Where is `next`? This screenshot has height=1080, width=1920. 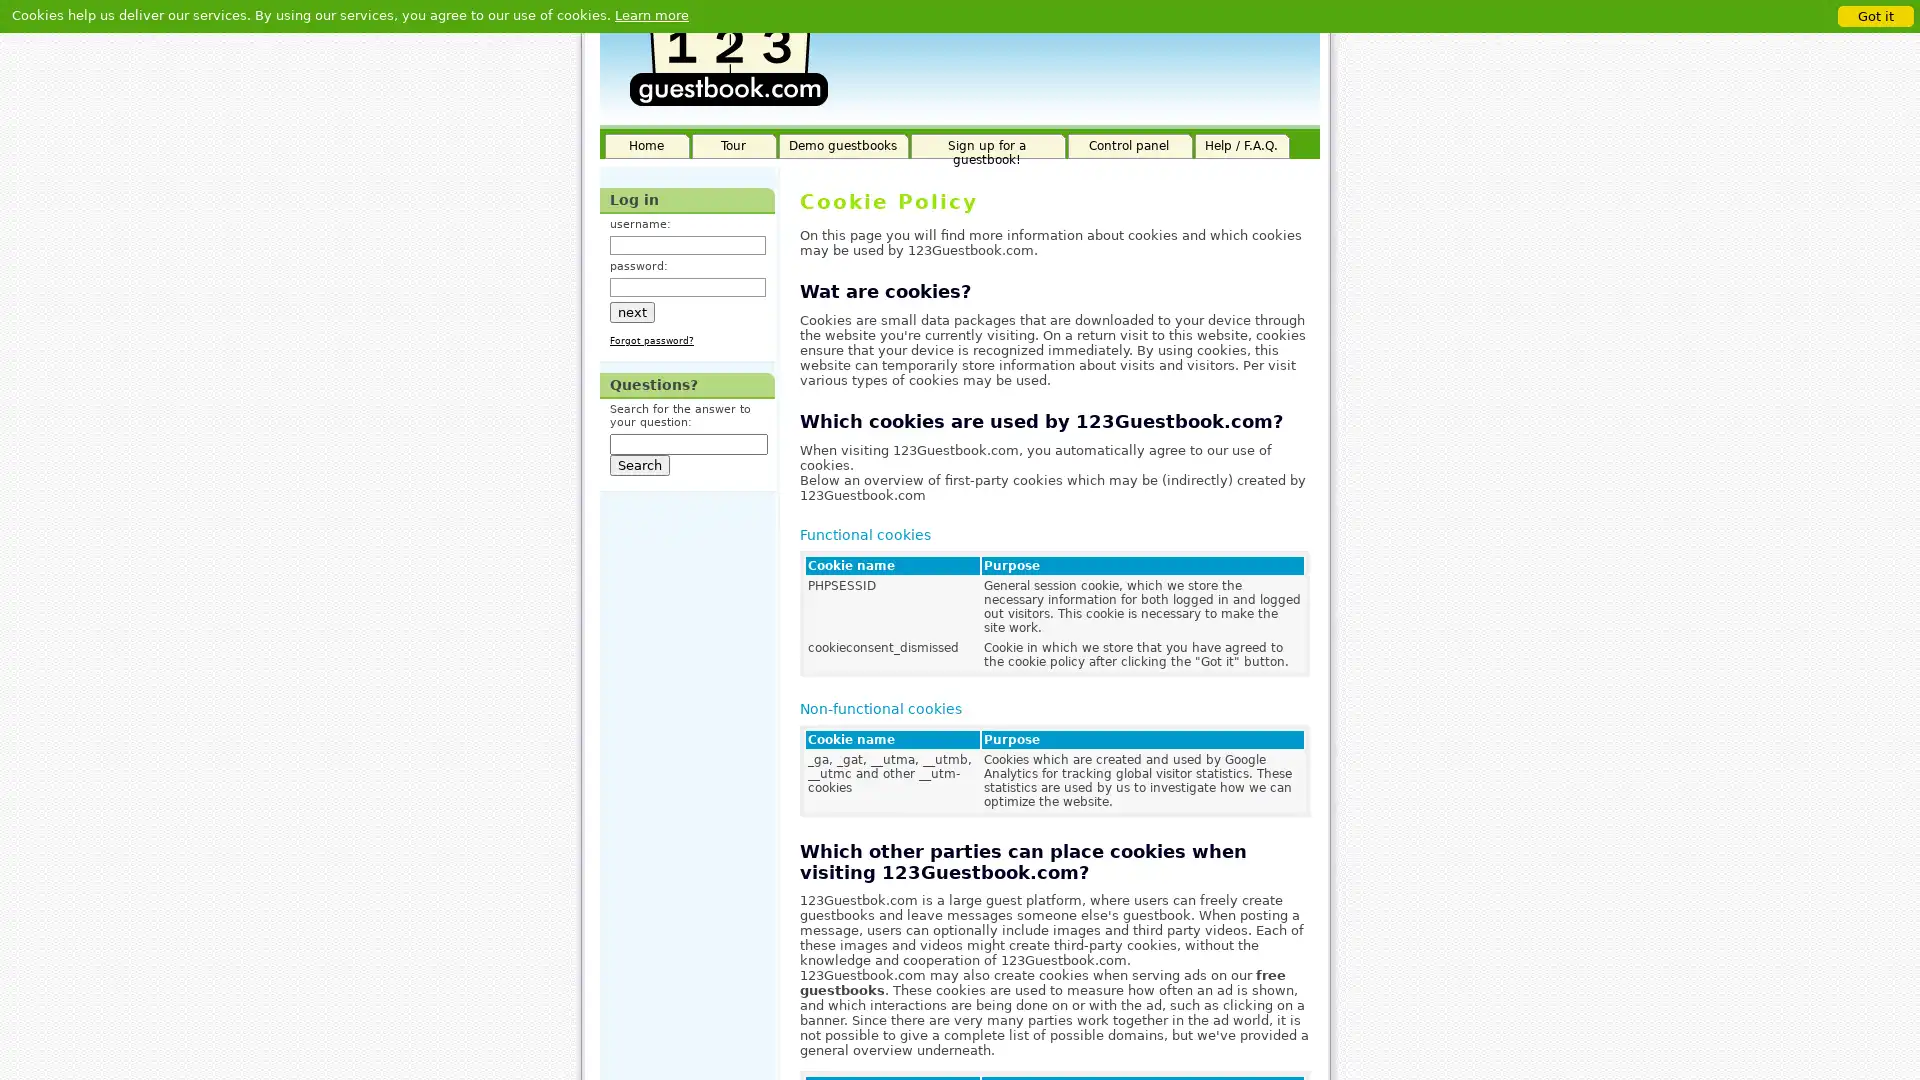 next is located at coordinates (631, 311).